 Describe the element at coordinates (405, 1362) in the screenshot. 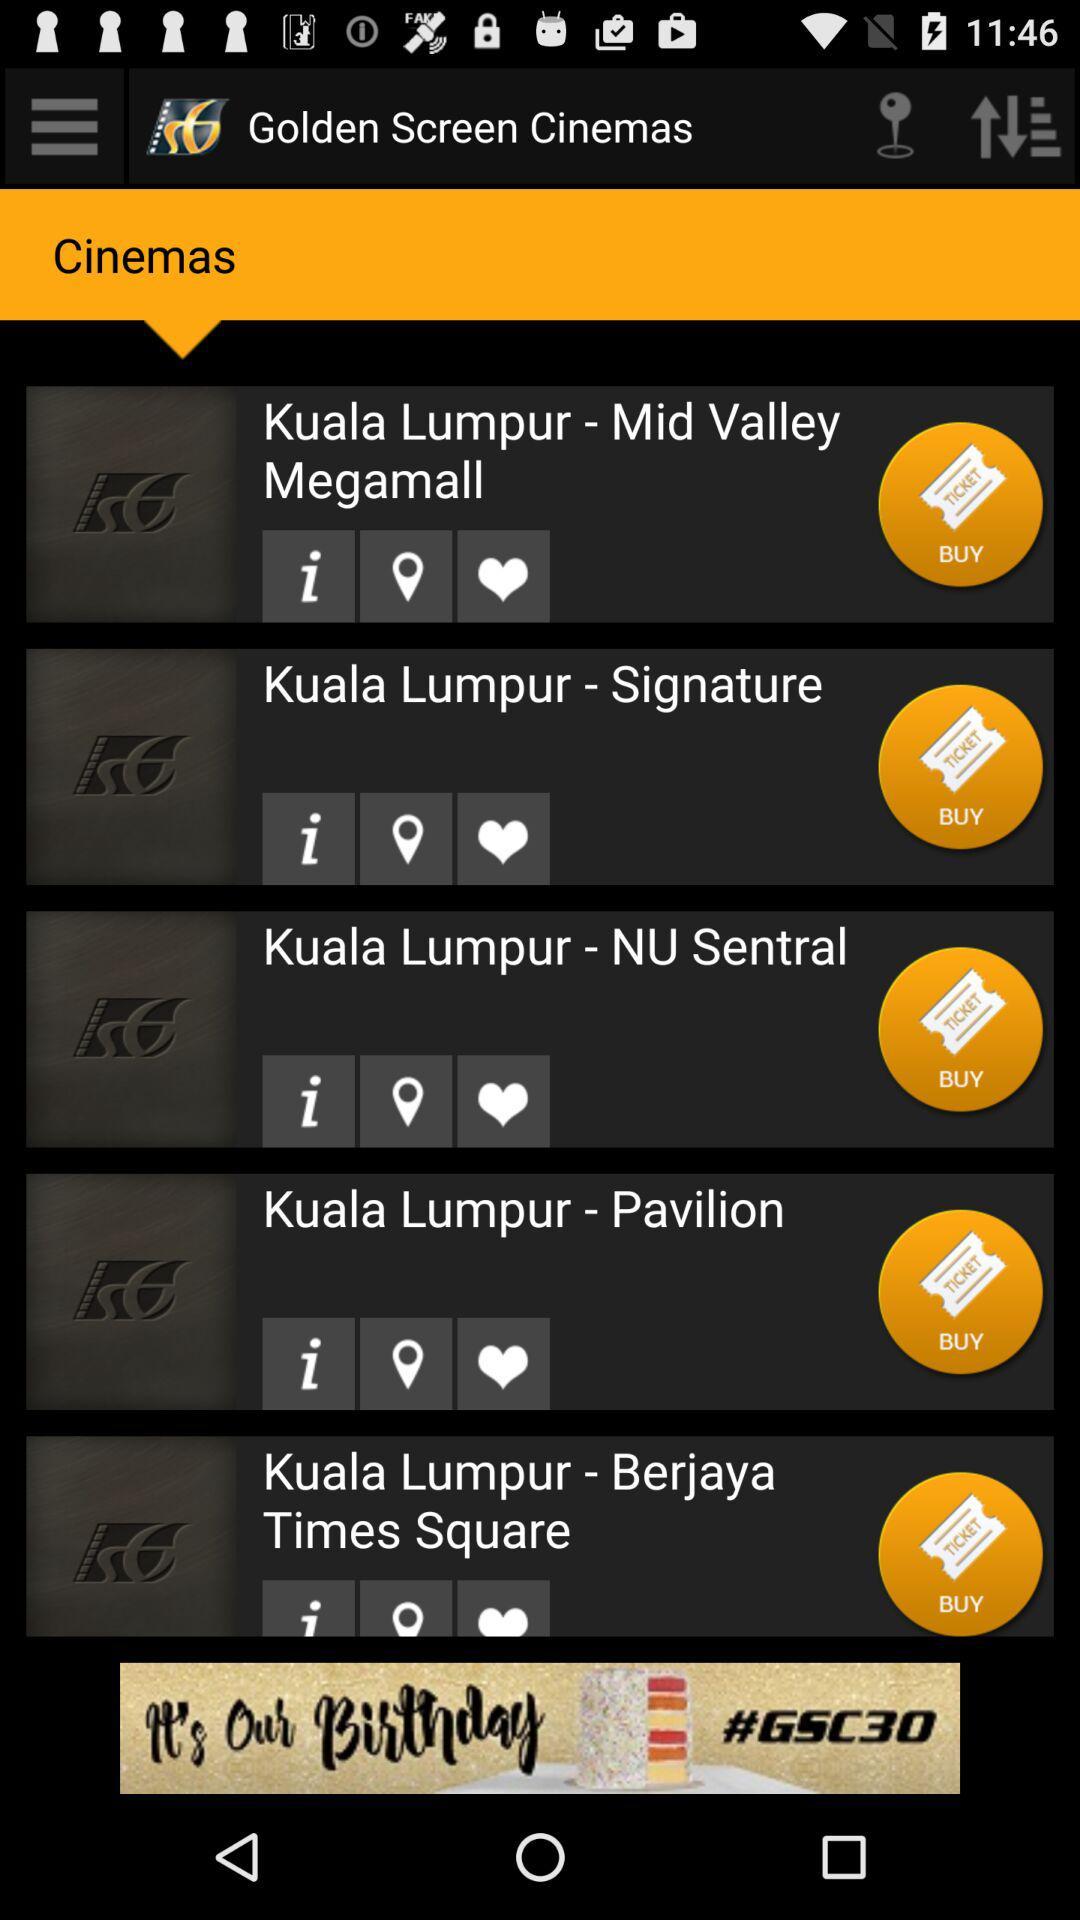

I see `location icon` at that location.